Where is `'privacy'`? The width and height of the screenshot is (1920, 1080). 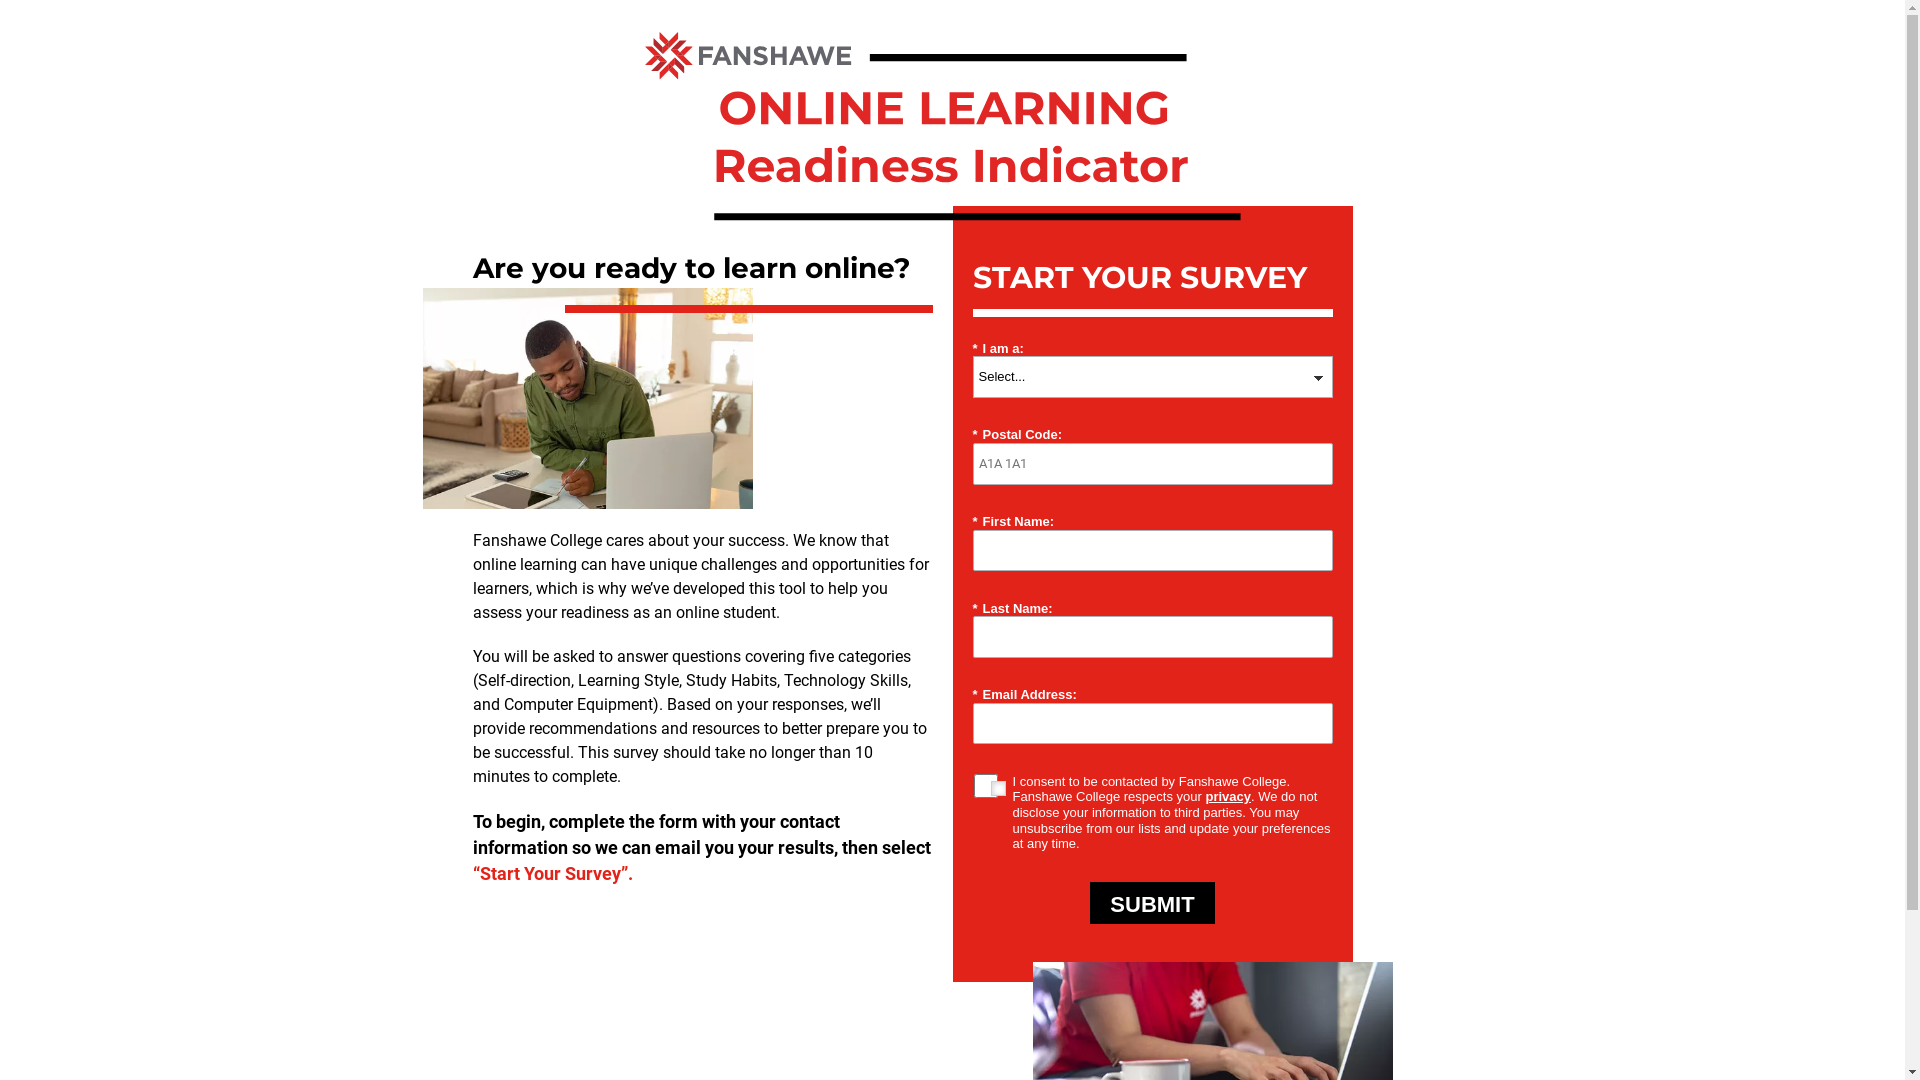
'privacy' is located at coordinates (1227, 795).